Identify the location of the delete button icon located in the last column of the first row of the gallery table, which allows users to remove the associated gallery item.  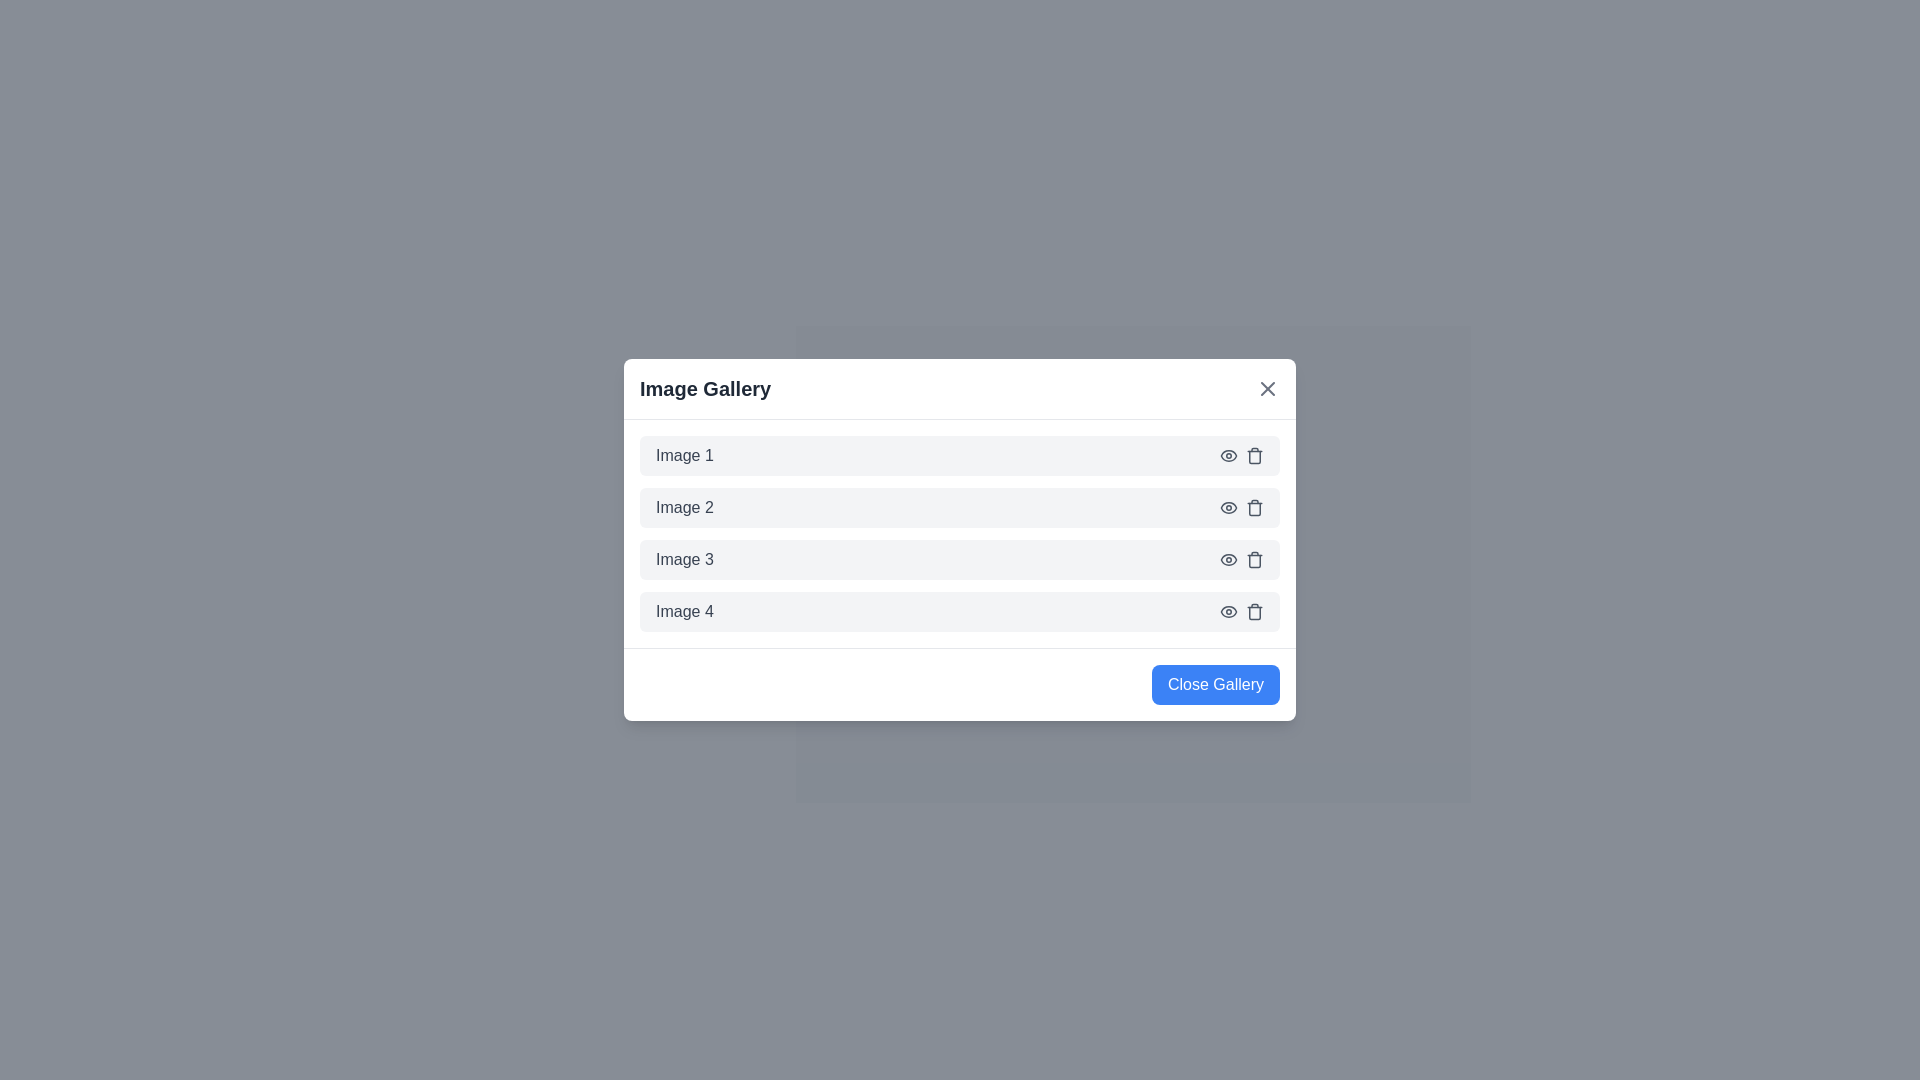
(1253, 455).